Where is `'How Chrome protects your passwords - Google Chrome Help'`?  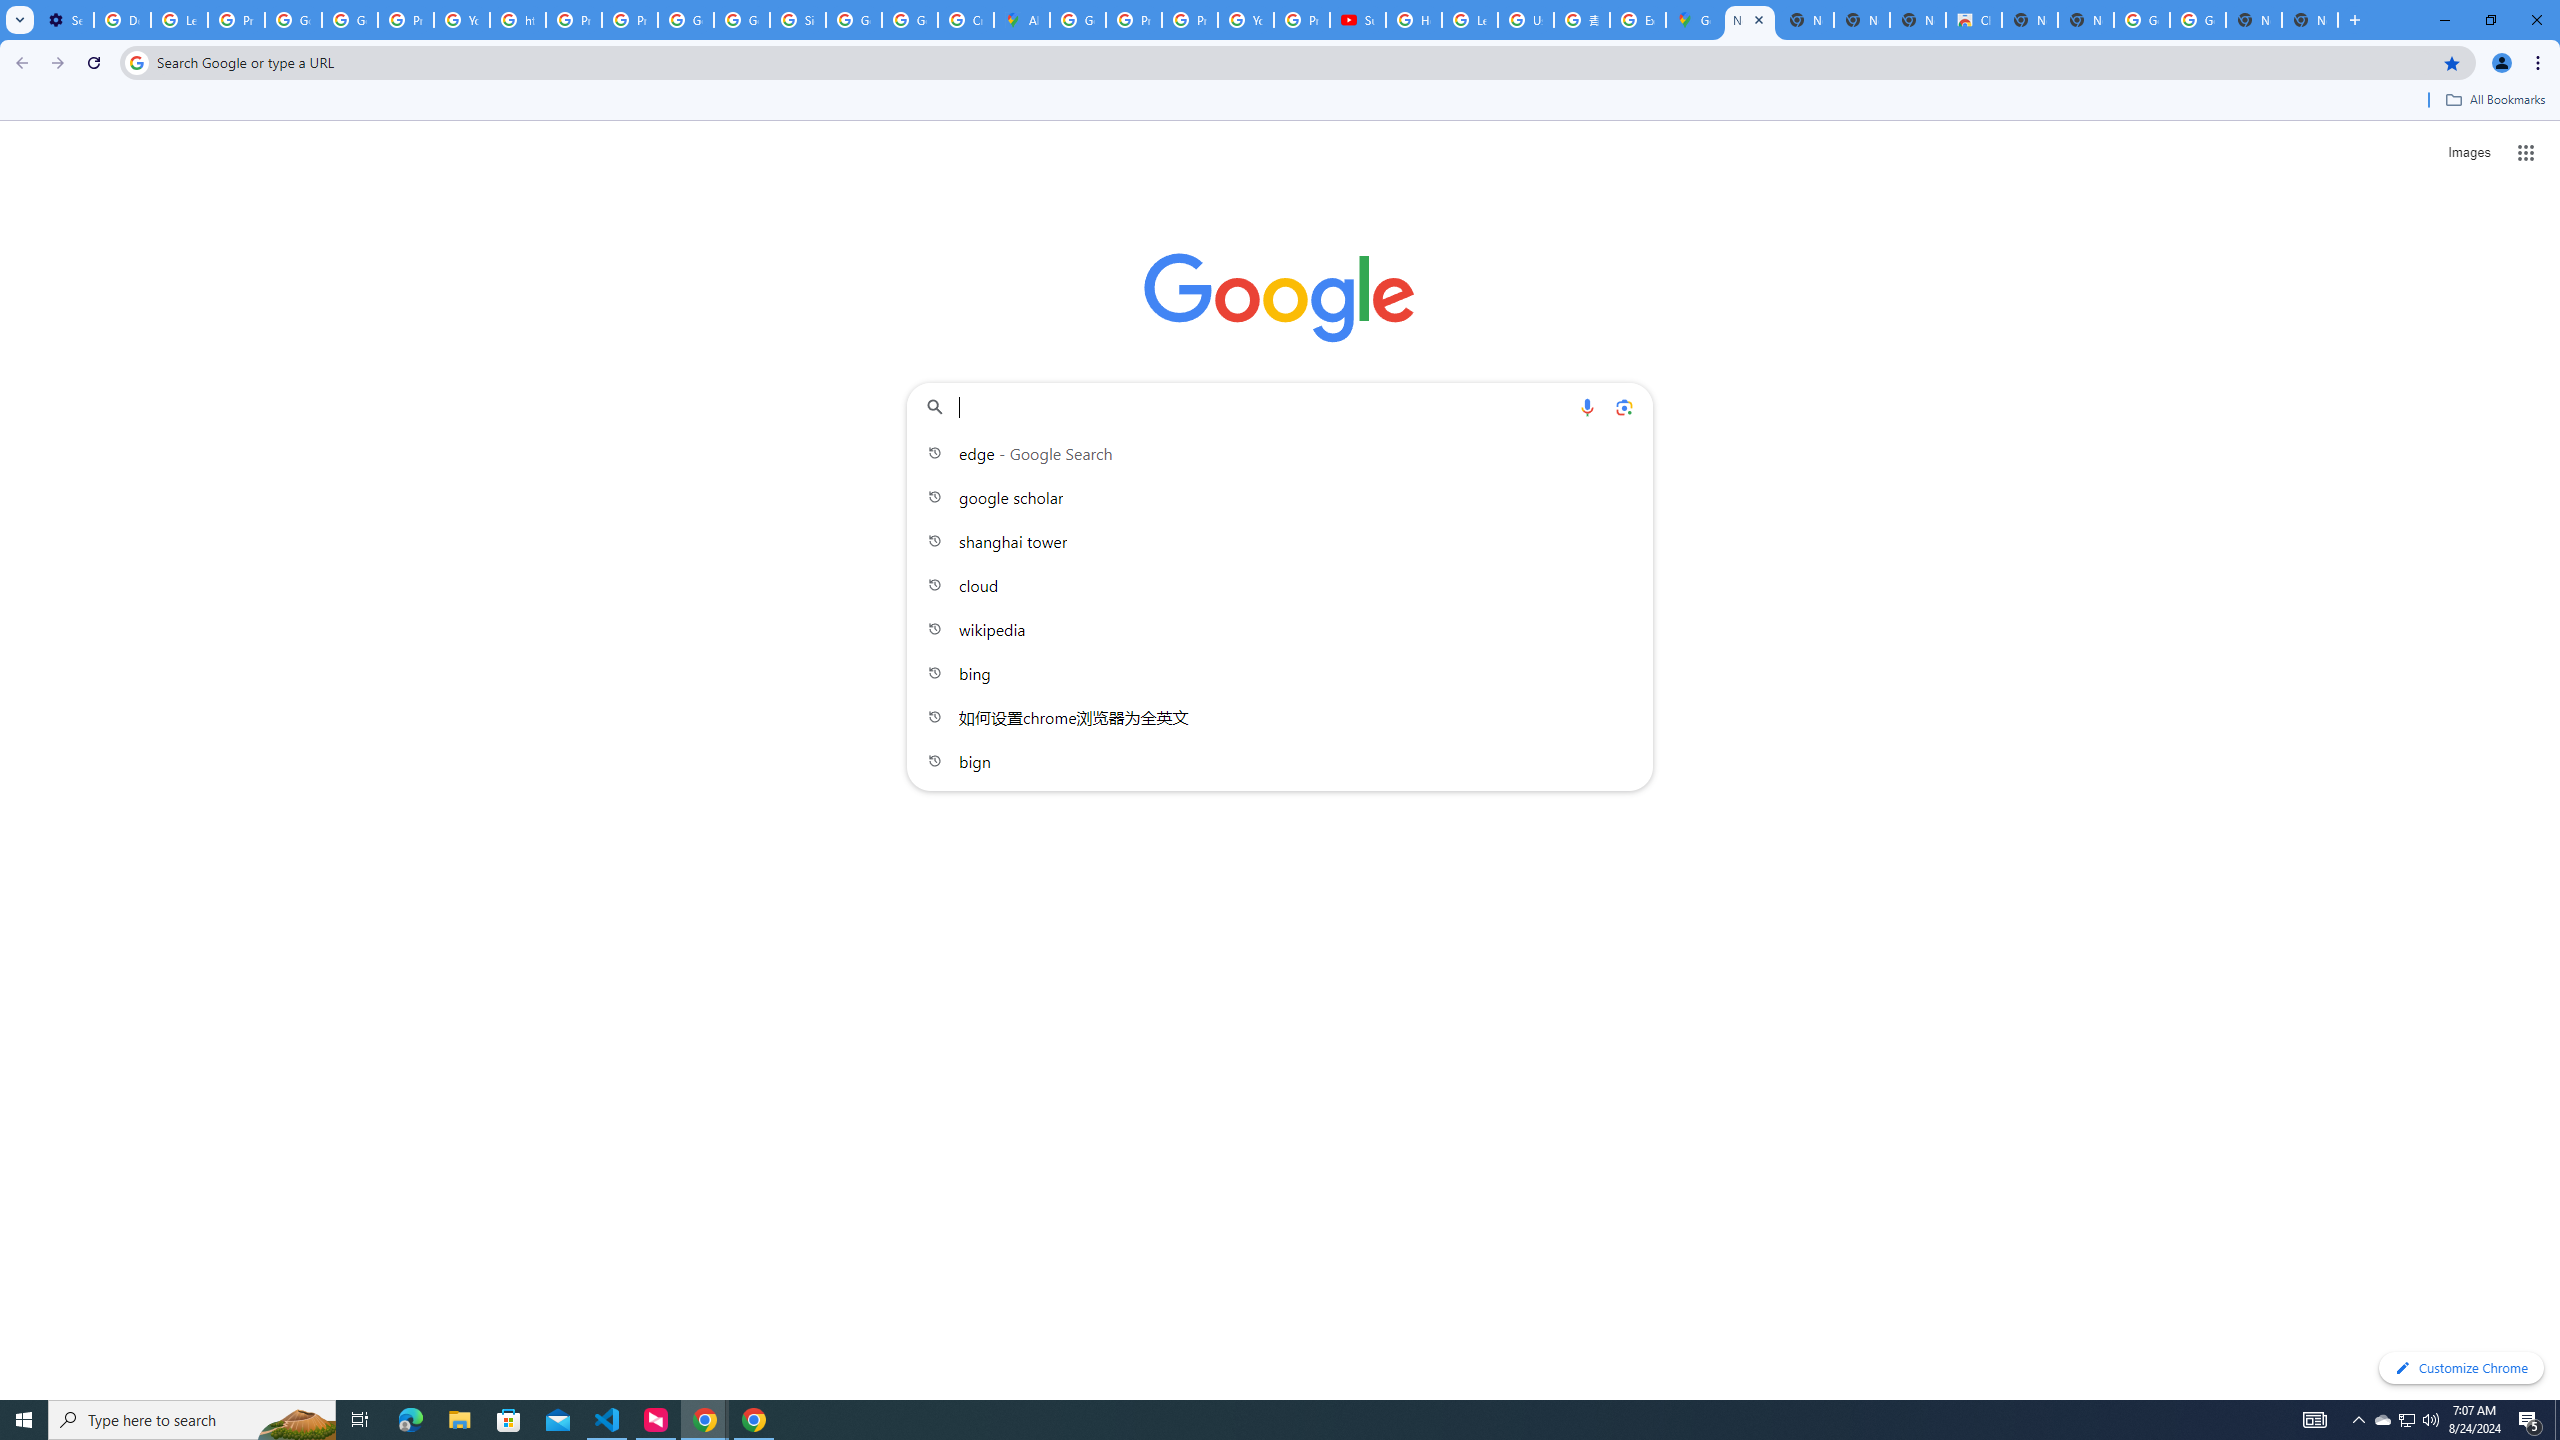
'How Chrome protects your passwords - Google Chrome Help' is located at coordinates (1414, 19).